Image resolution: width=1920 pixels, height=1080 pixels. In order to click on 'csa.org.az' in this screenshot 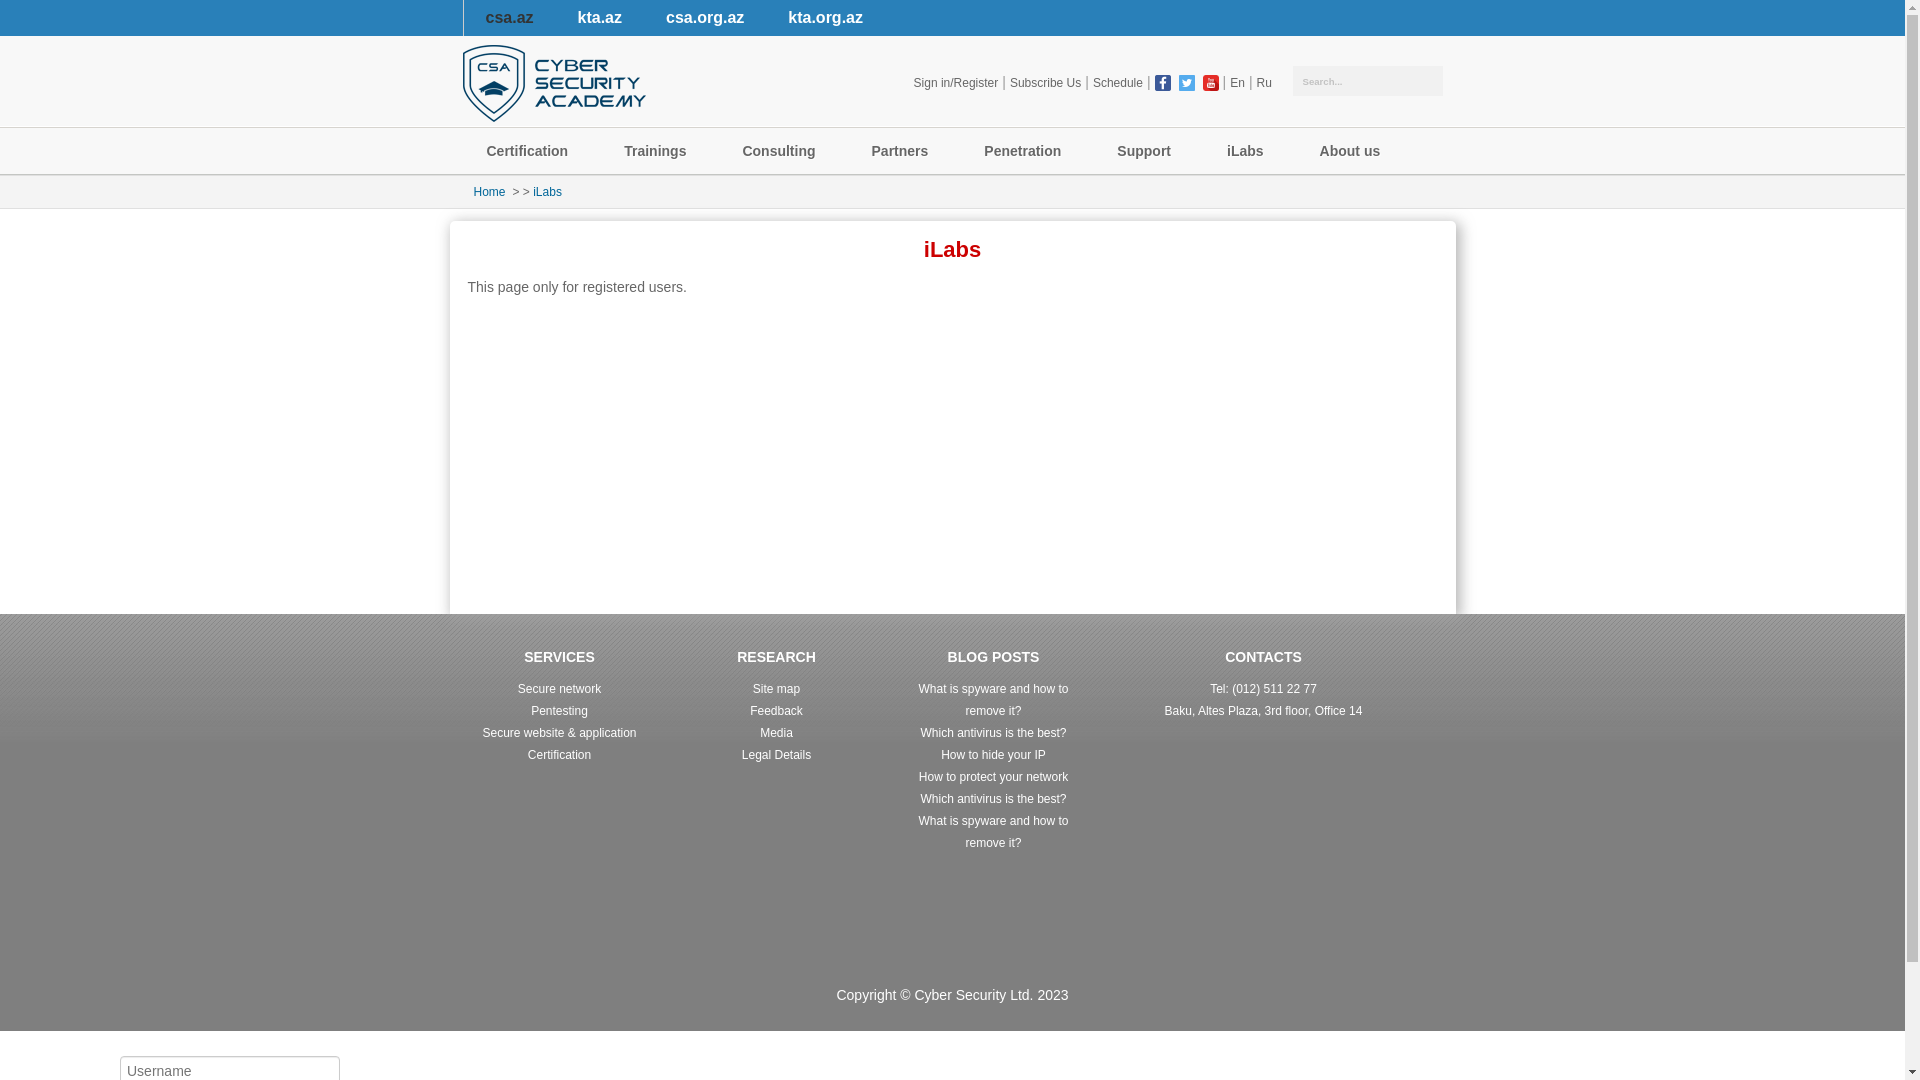, I will do `click(705, 18)`.